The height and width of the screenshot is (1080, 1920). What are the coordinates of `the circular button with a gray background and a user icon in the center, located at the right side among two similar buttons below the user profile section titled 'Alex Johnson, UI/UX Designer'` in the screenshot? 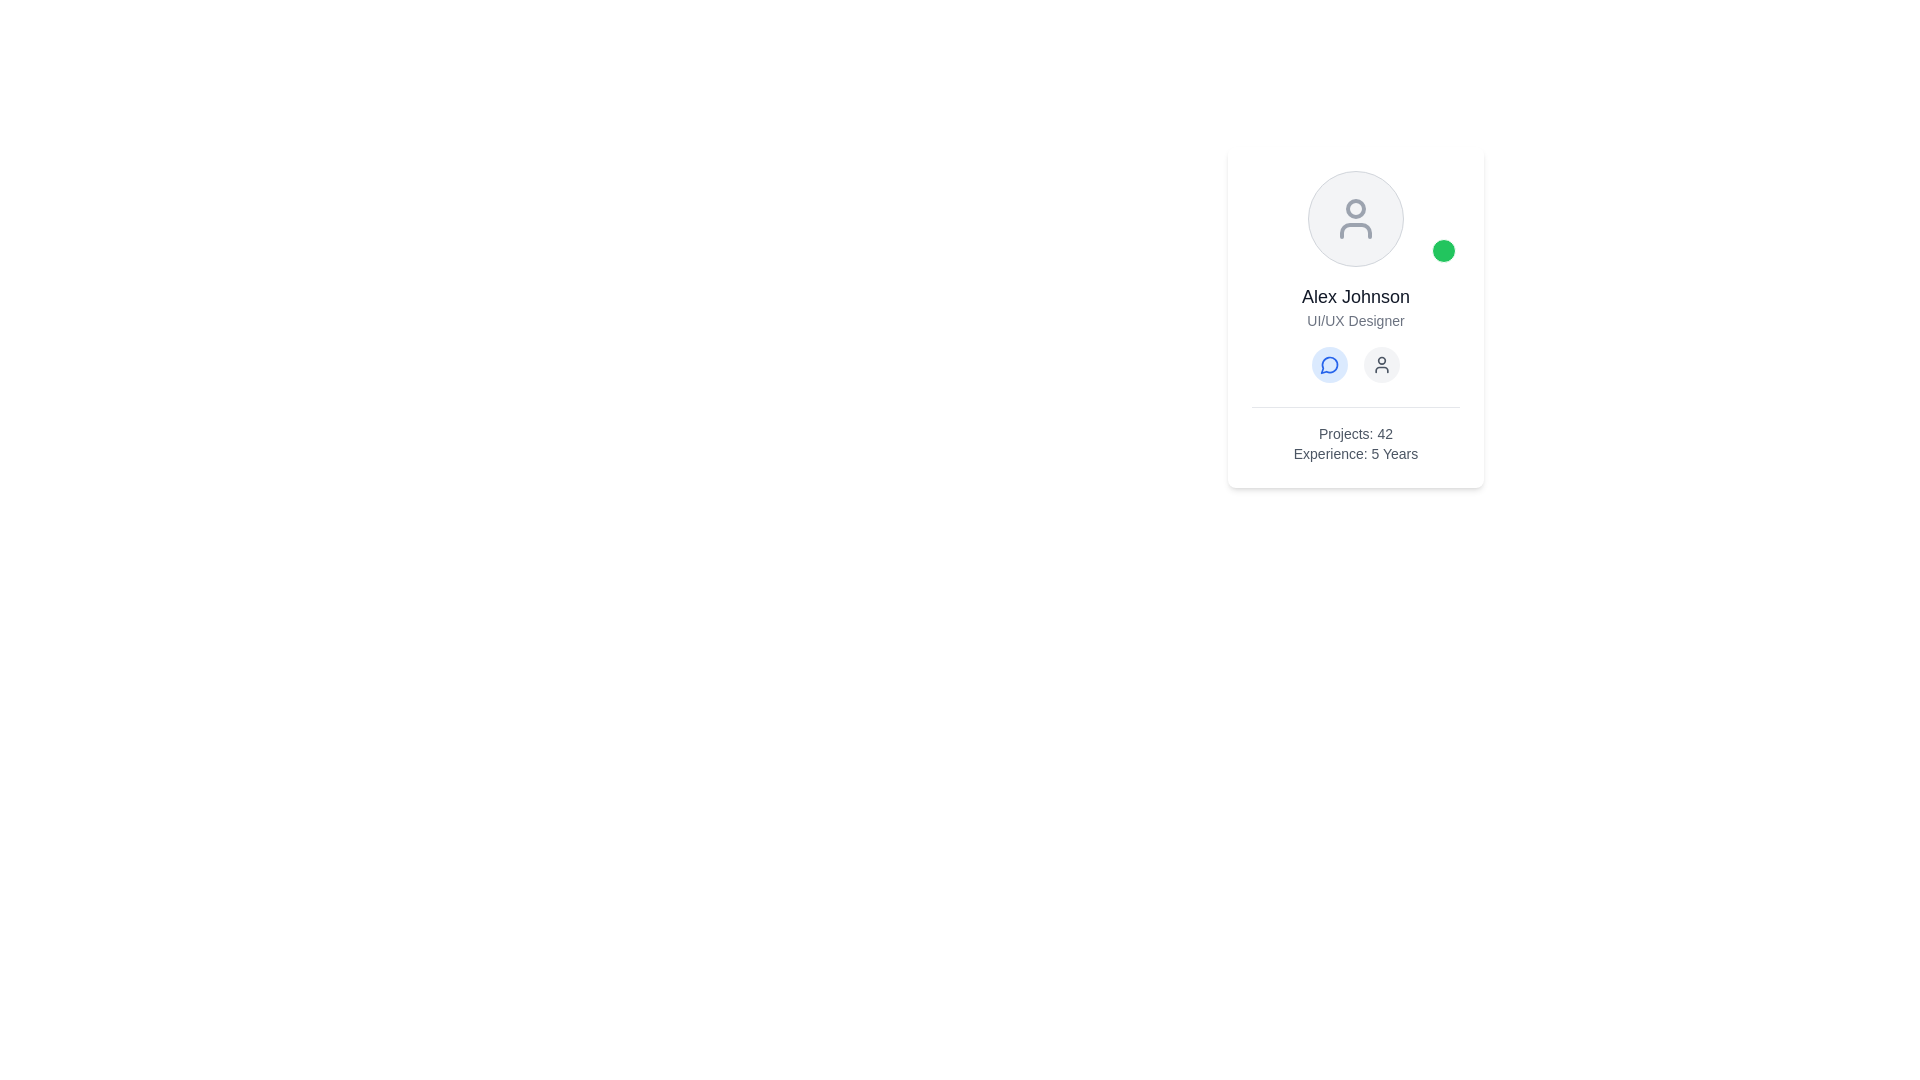 It's located at (1381, 365).